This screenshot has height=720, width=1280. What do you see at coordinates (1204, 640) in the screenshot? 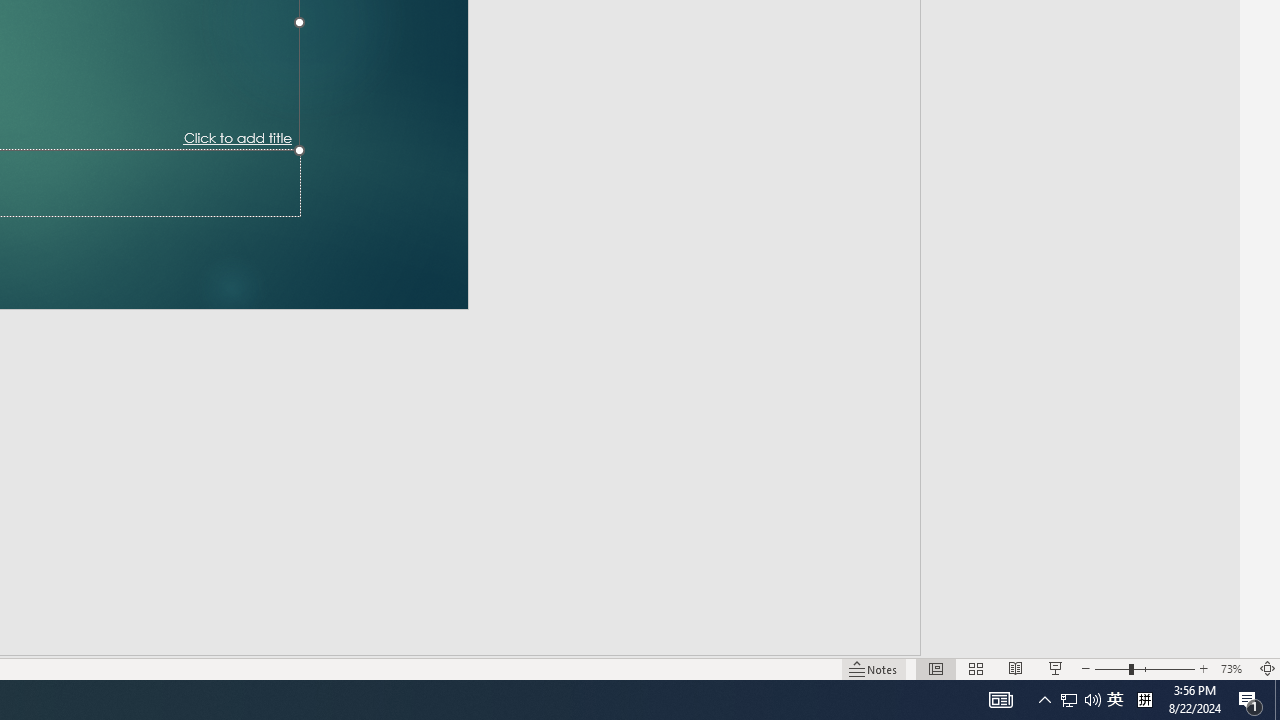
I see `'Zoom In'` at bounding box center [1204, 640].